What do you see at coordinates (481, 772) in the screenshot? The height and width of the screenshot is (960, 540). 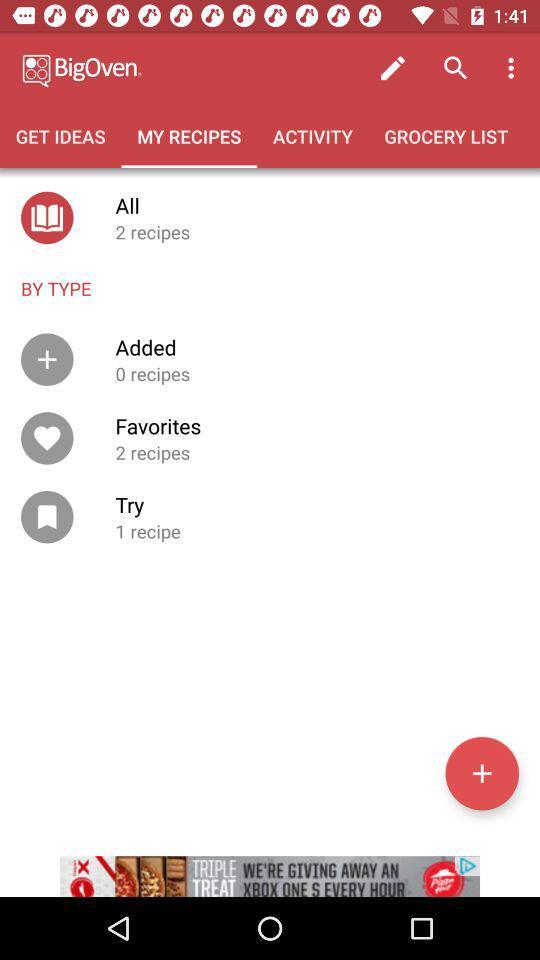 I see `option` at bounding box center [481, 772].